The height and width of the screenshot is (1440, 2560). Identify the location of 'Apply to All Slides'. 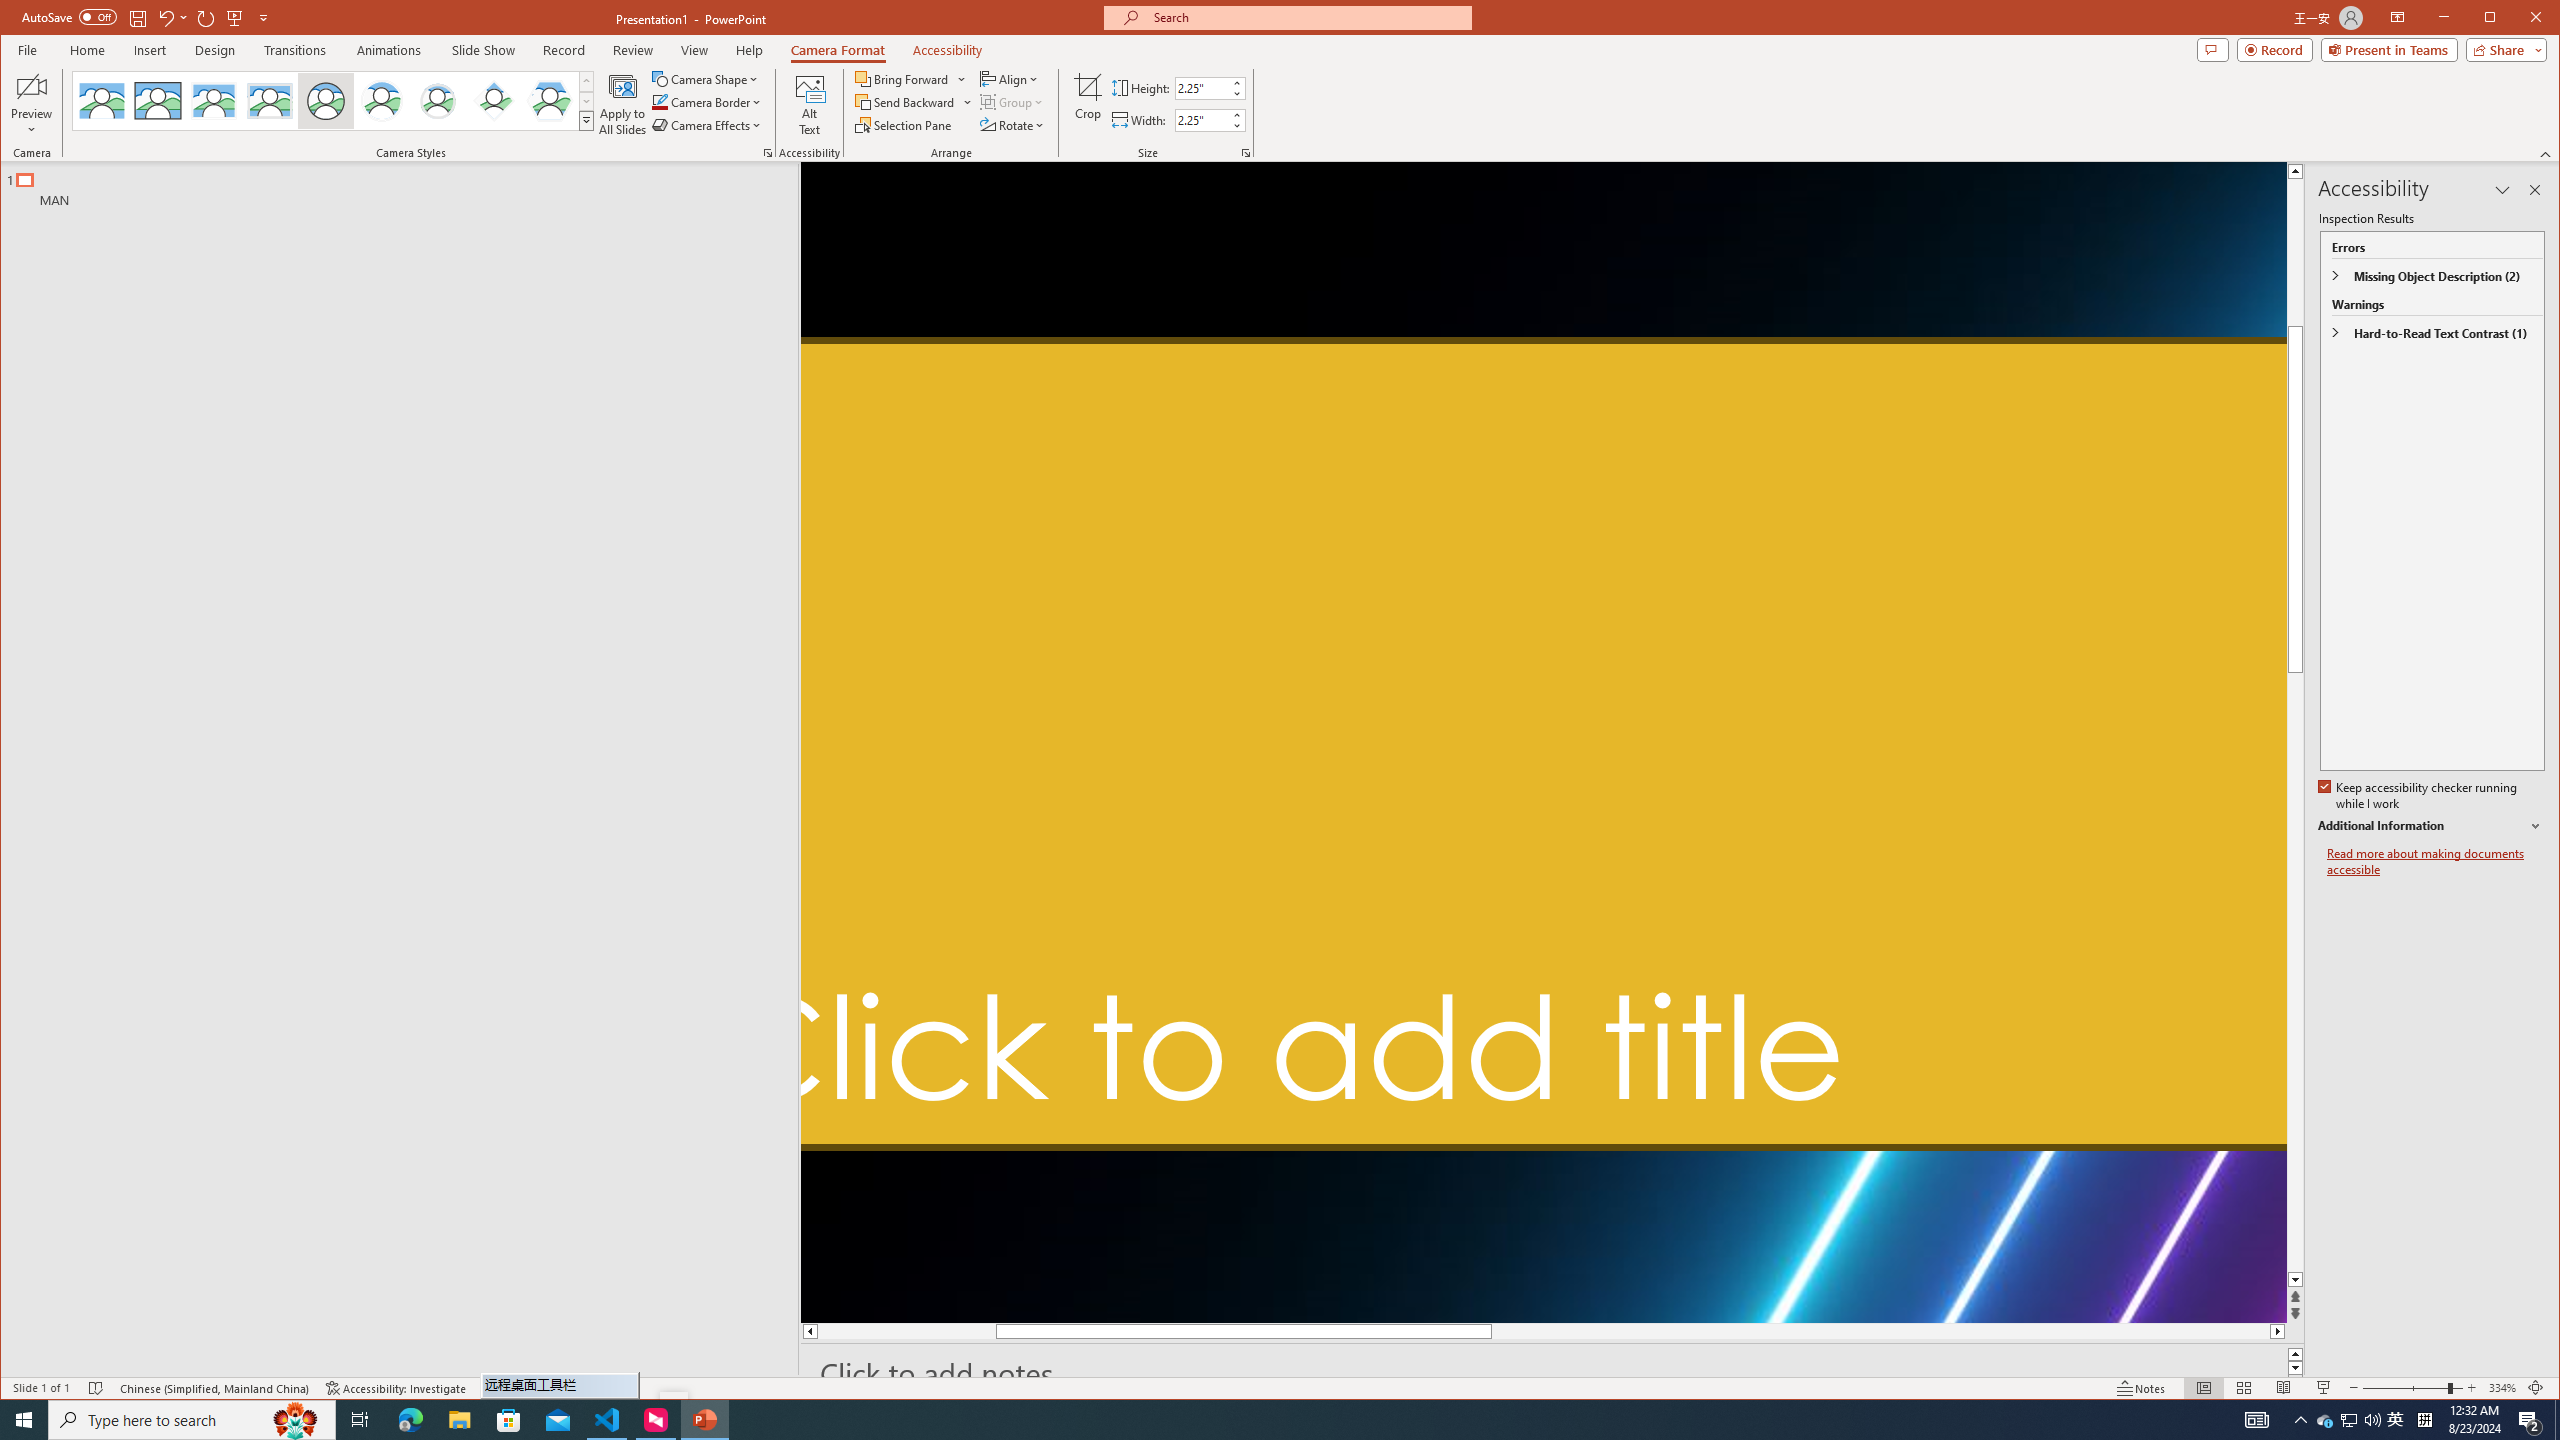
(623, 103).